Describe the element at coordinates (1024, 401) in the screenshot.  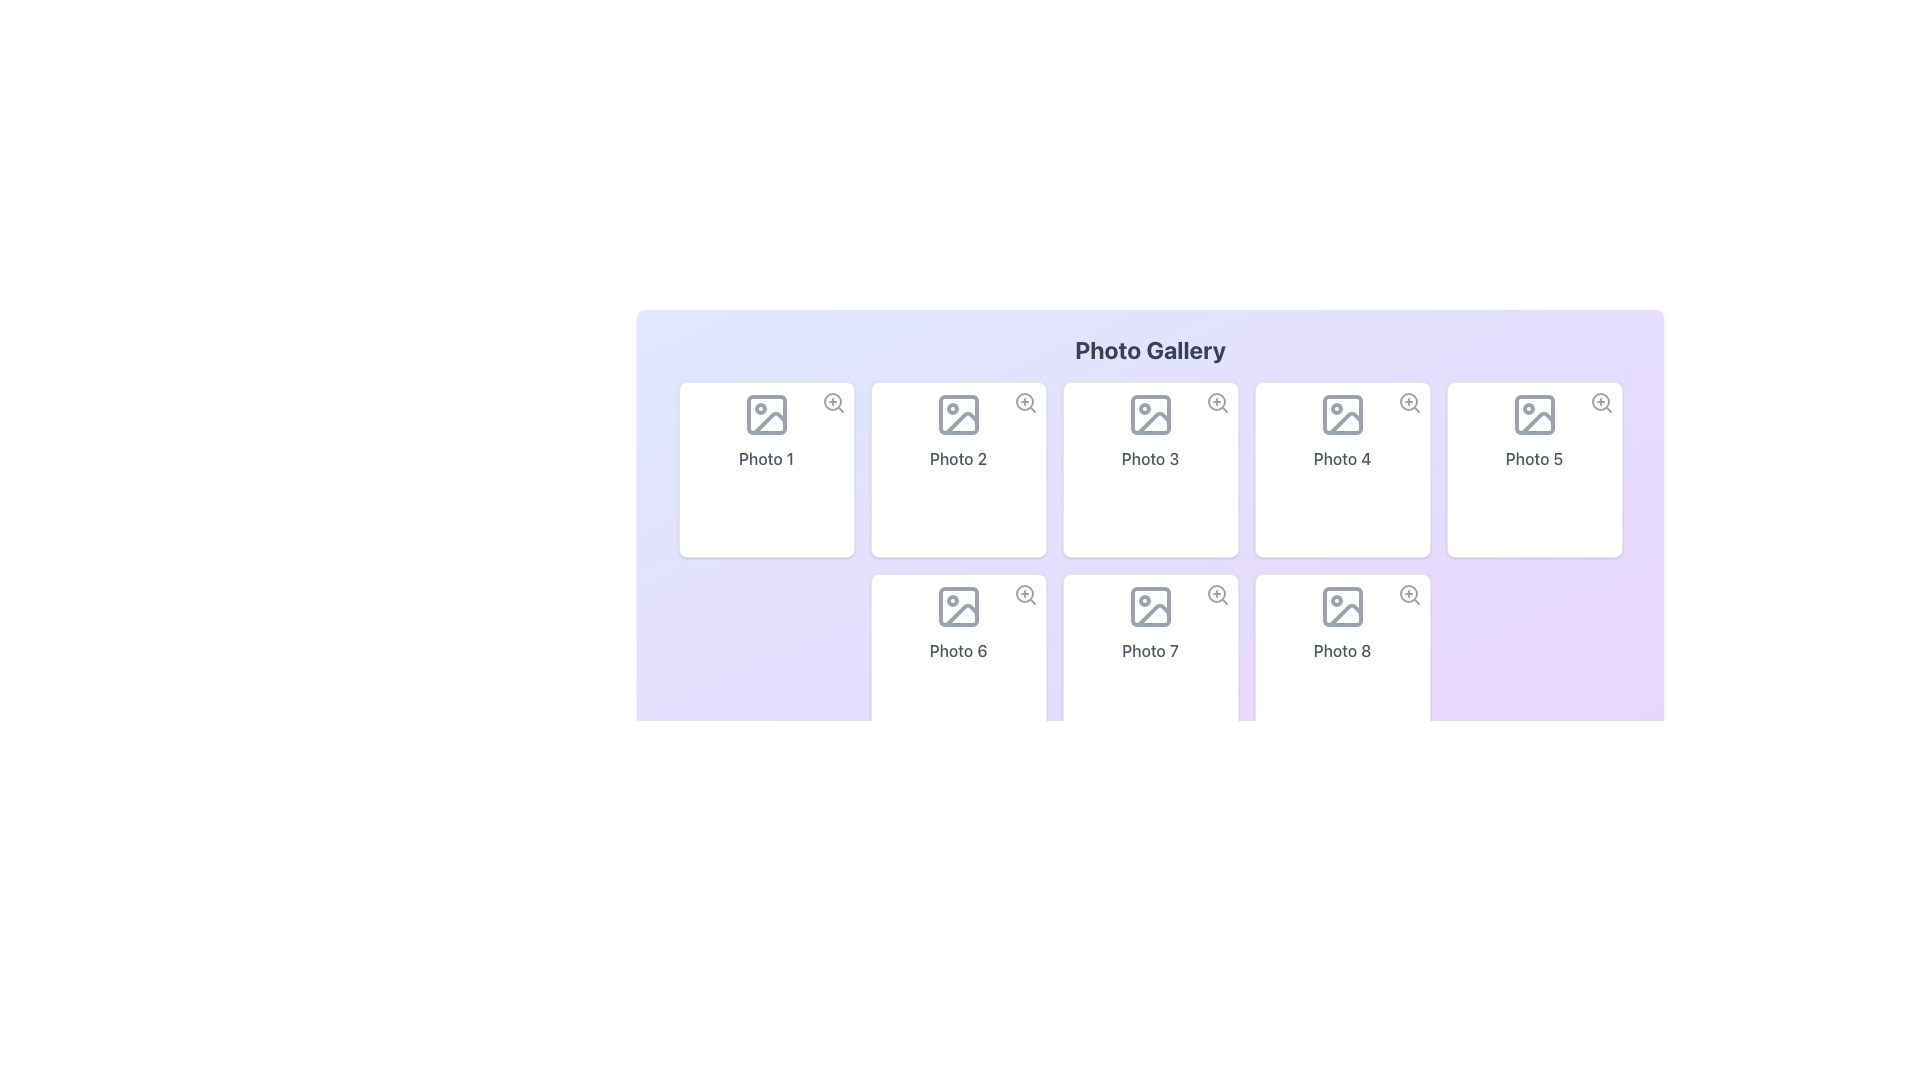
I see `the SVG circle element that is part of the zoom-in icon in the photo gallery interface for 'Photo 2'` at that location.